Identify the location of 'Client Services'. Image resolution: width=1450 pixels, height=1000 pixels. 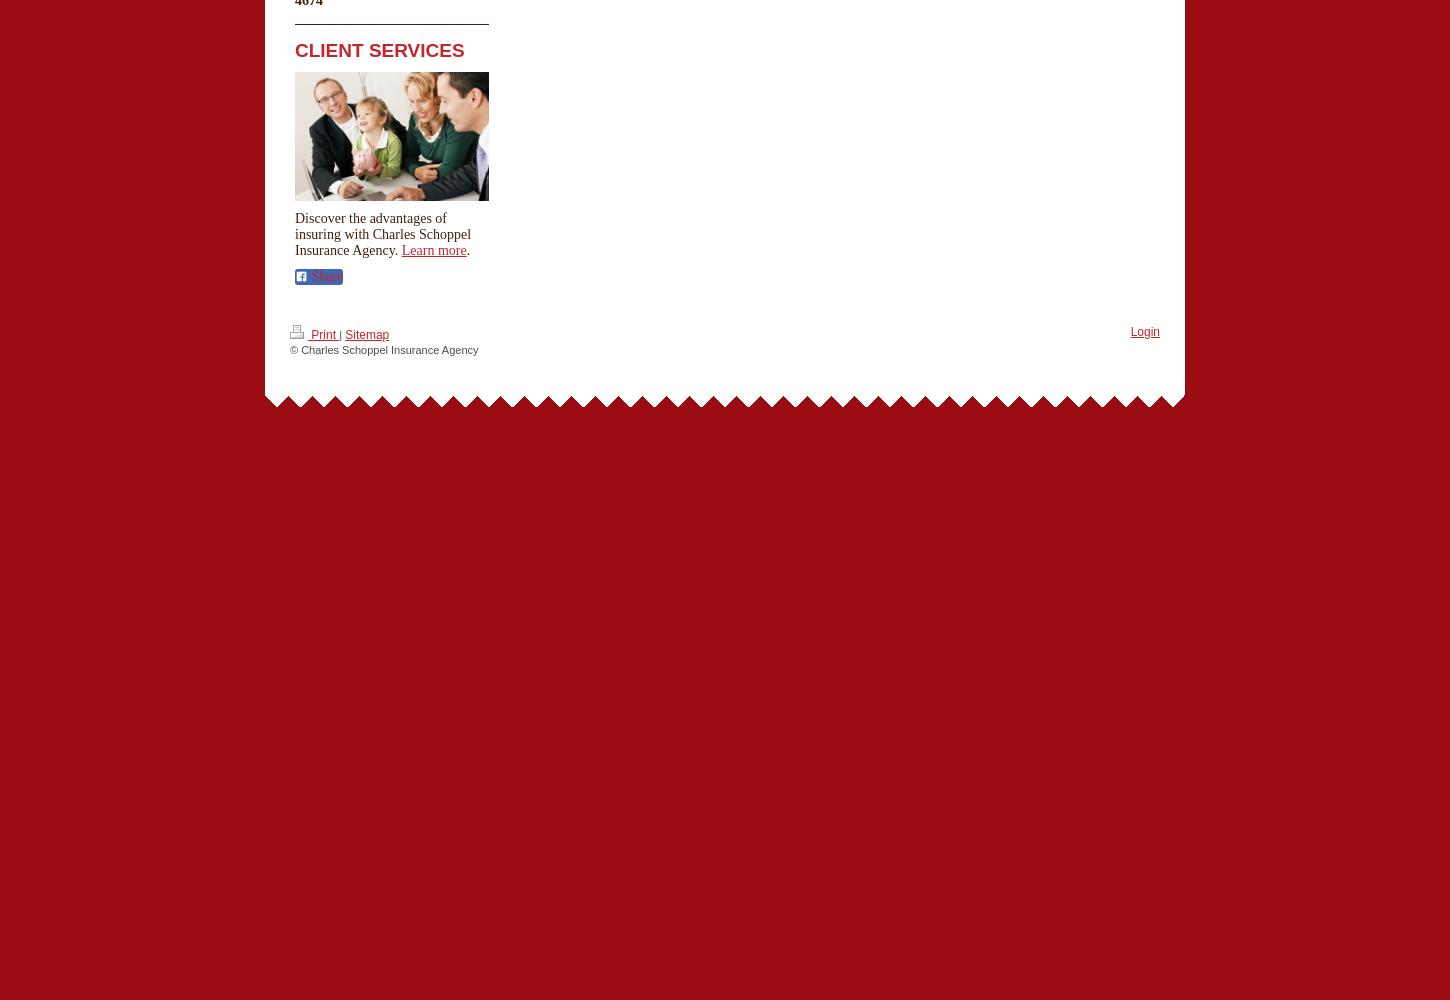
(294, 49).